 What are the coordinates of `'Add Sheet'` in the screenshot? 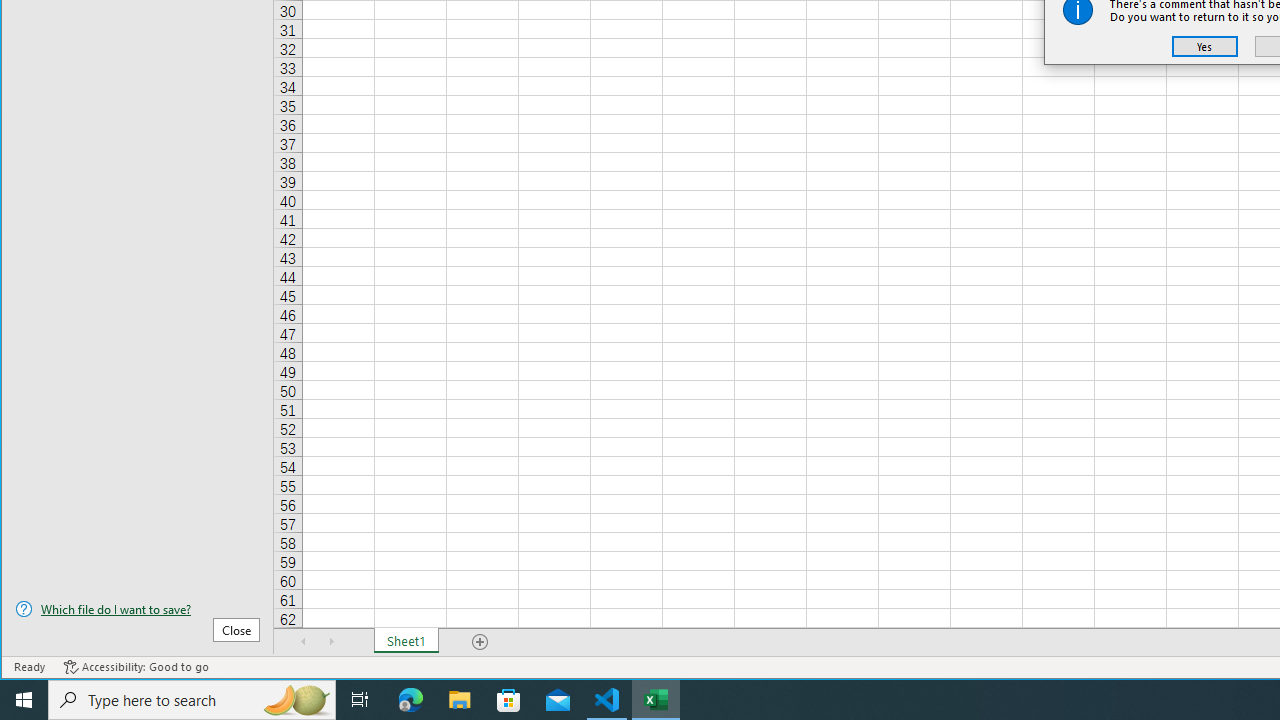 It's located at (481, 641).